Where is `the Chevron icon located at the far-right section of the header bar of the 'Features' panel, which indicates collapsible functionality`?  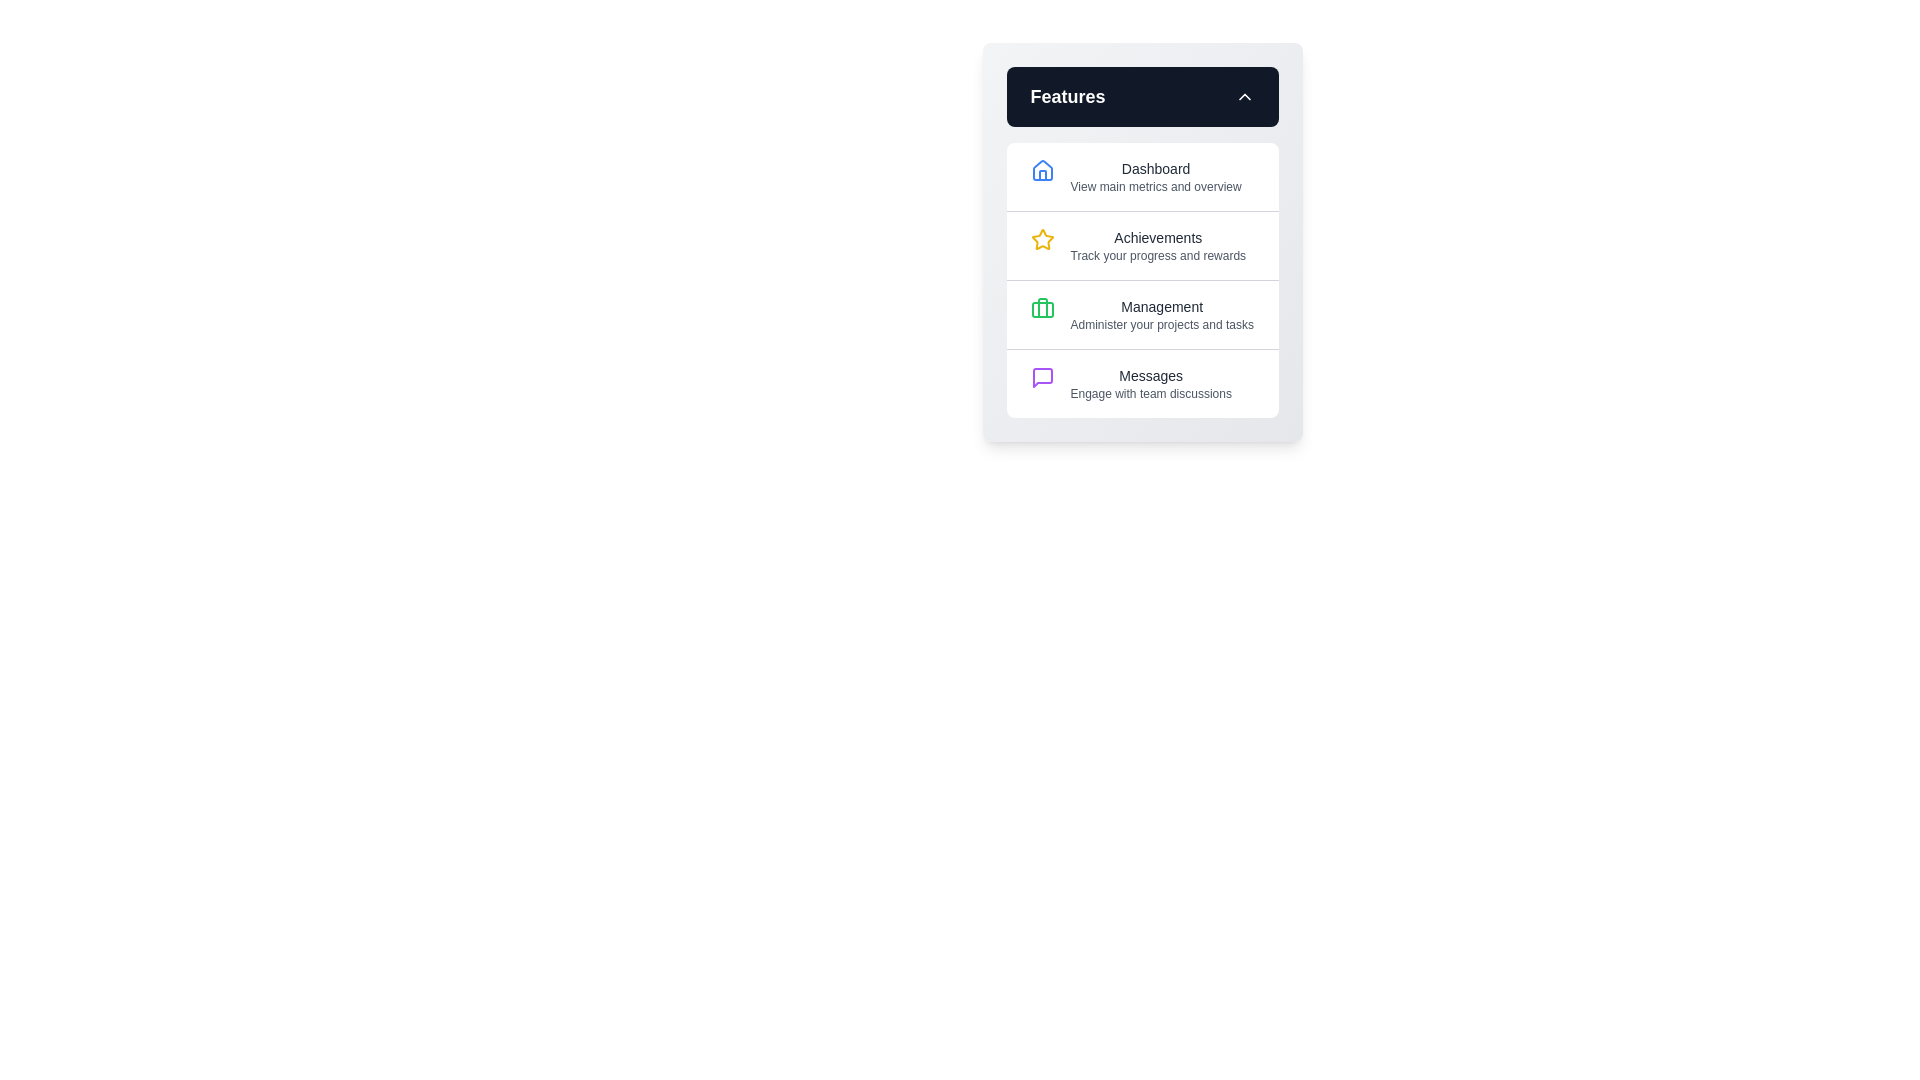
the Chevron icon located at the far-right section of the header bar of the 'Features' panel, which indicates collapsible functionality is located at coordinates (1243, 96).